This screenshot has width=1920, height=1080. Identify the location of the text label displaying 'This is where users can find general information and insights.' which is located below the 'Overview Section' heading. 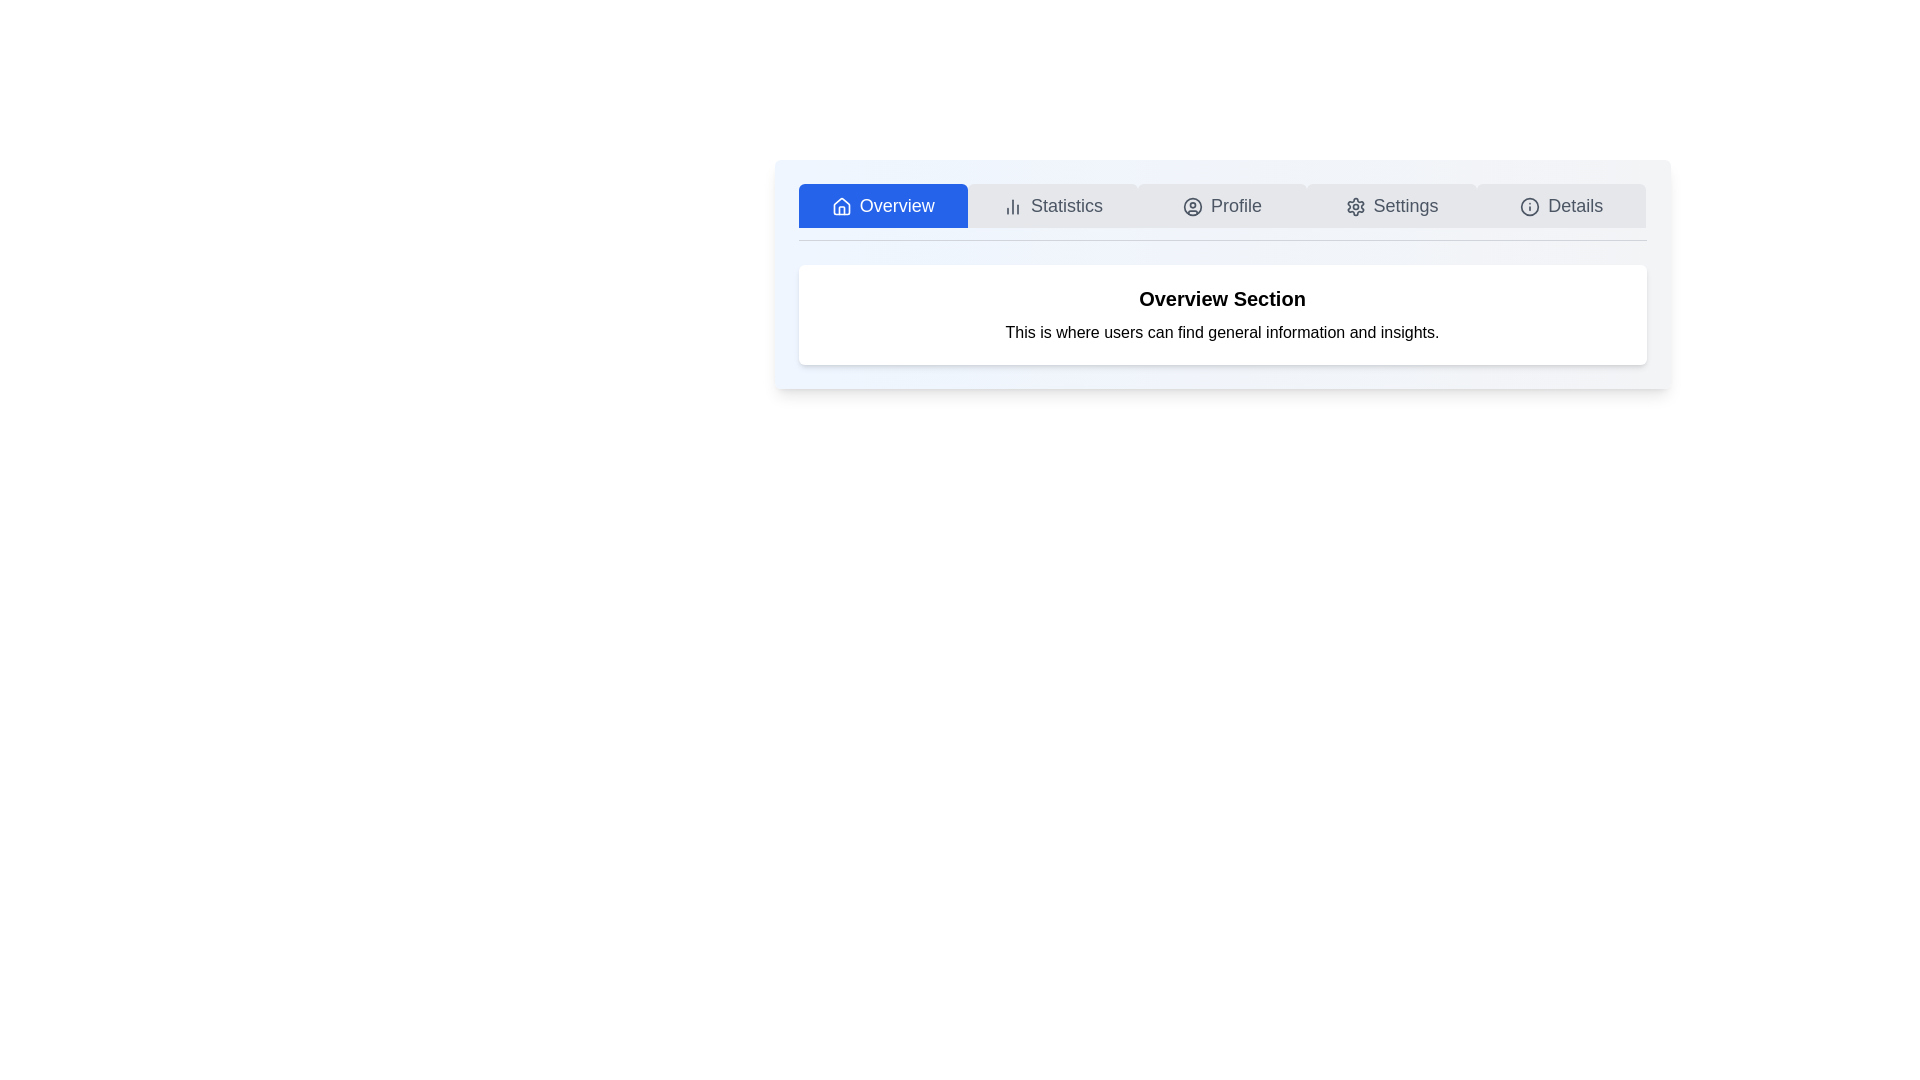
(1221, 331).